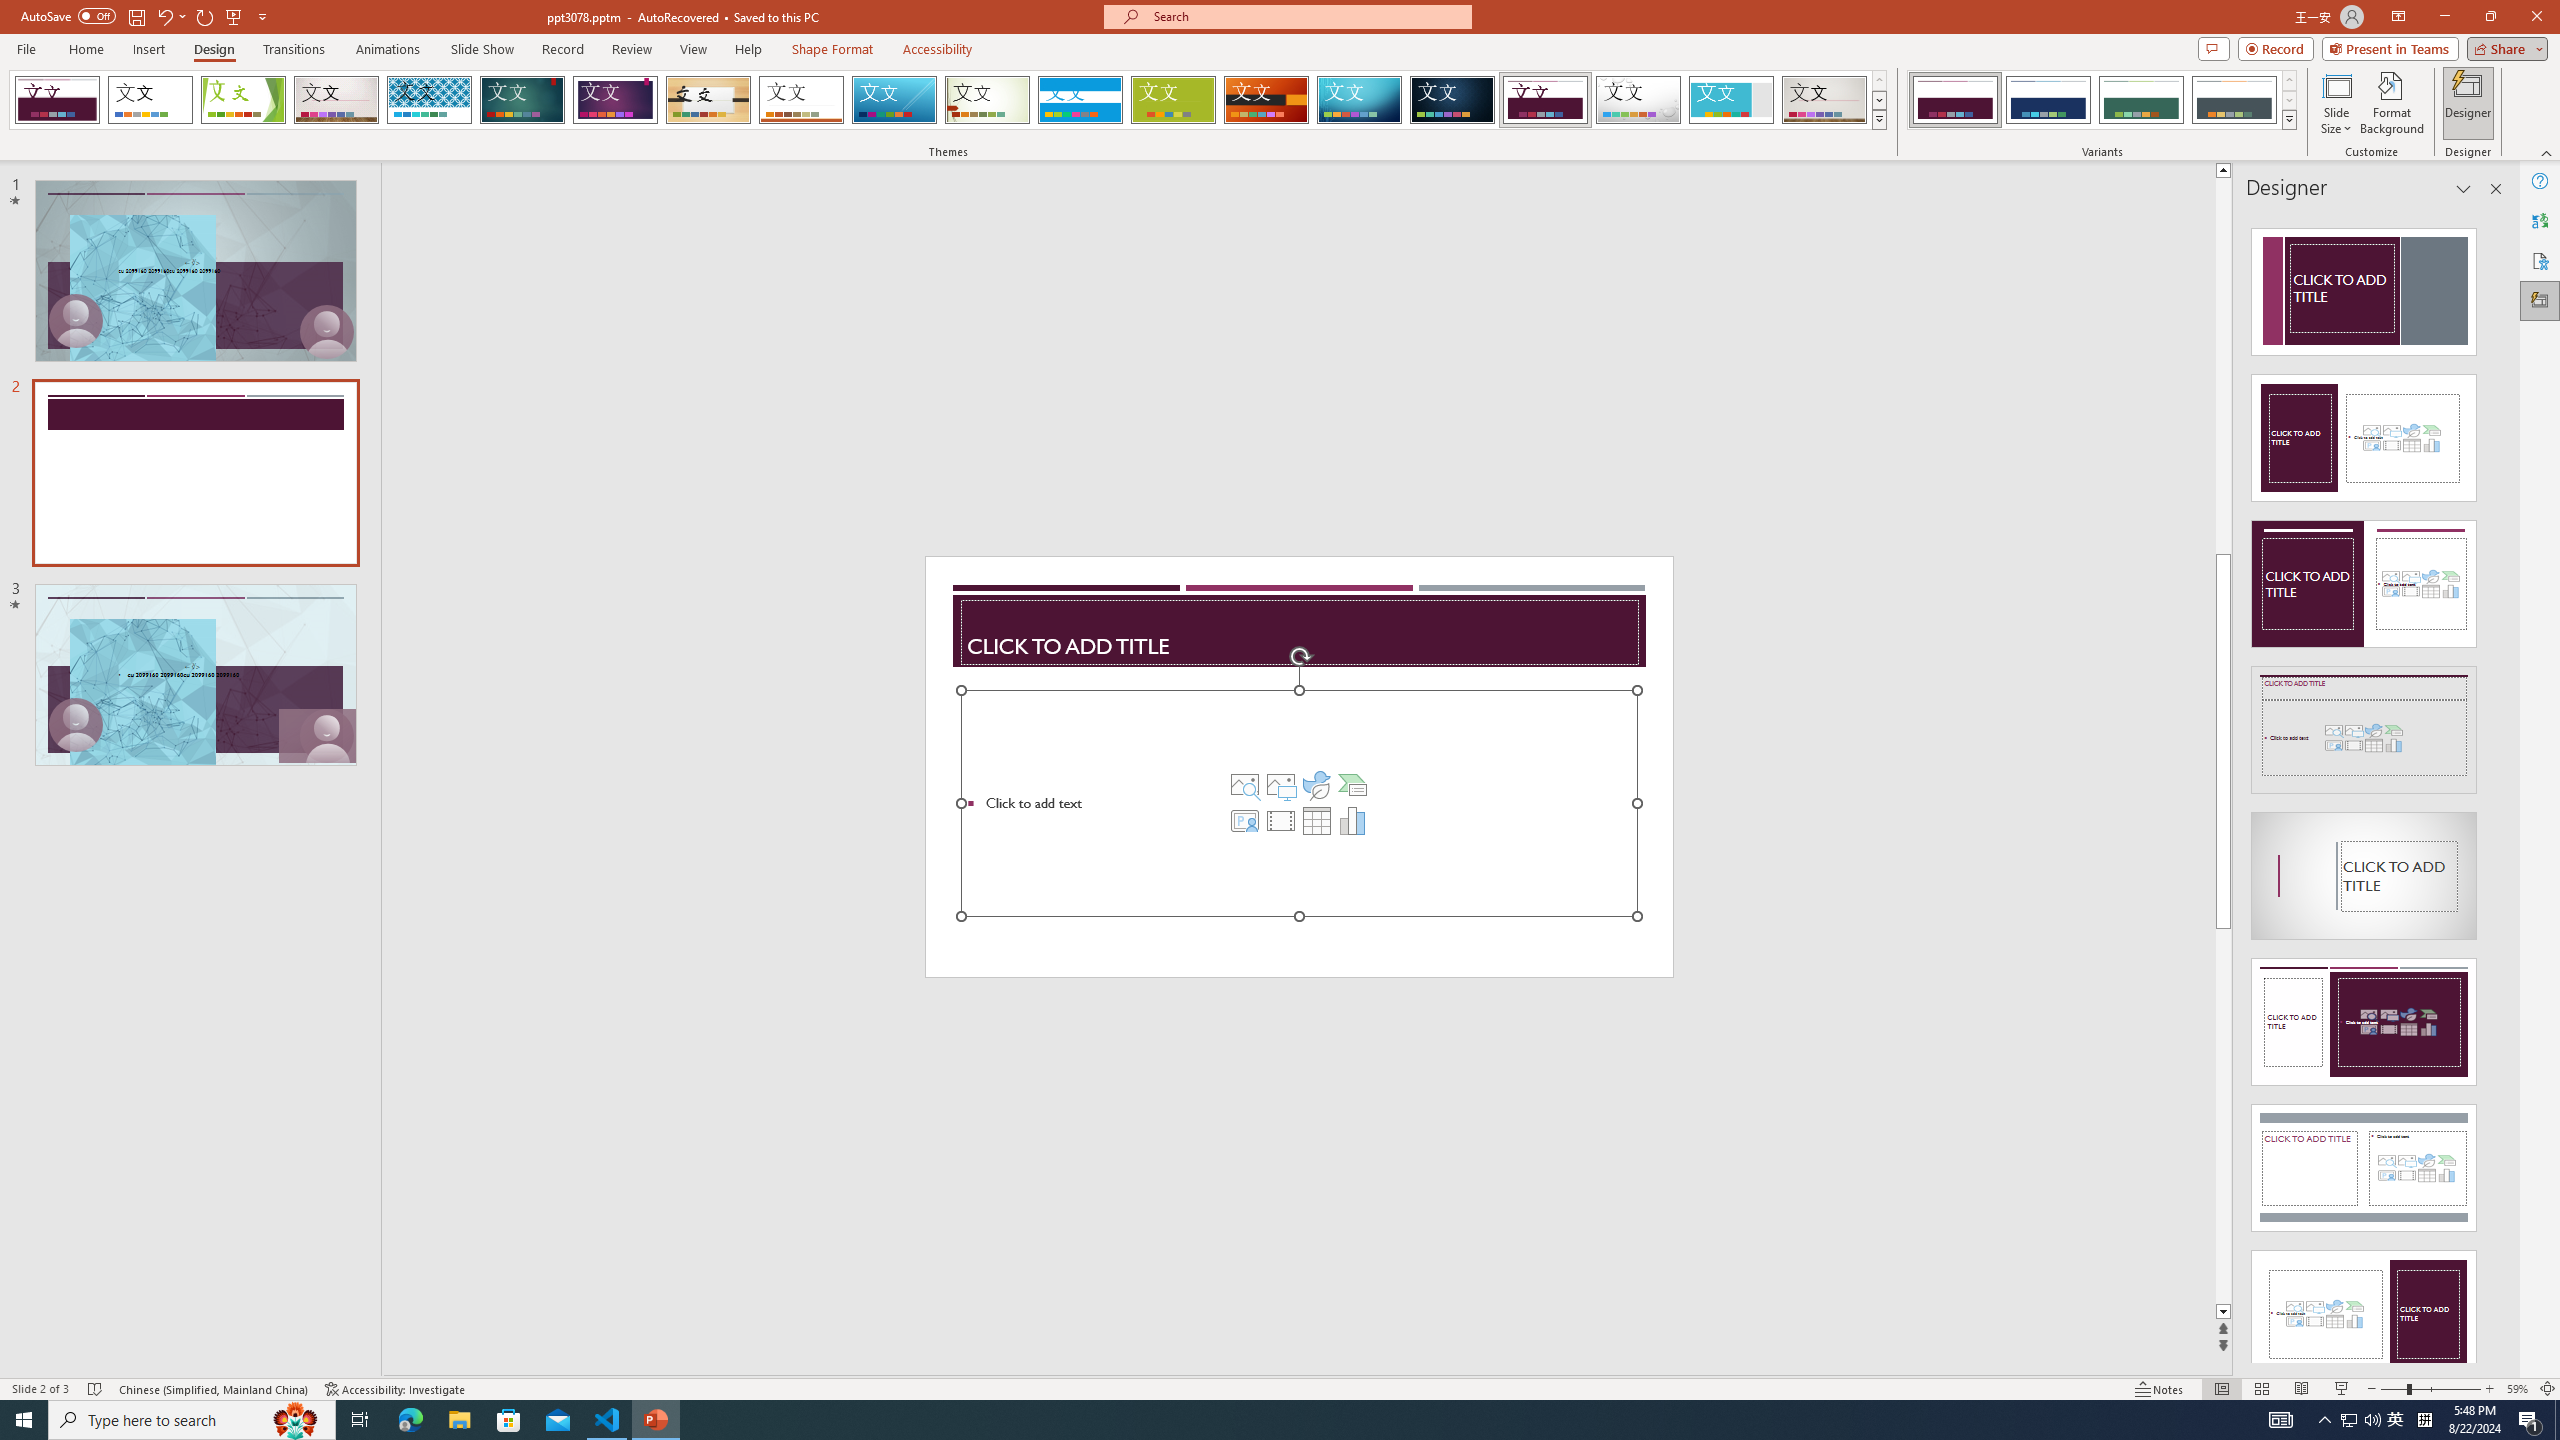 This screenshot has height=1440, width=2560. What do you see at coordinates (1244, 784) in the screenshot?
I see `'Stock Images'` at bounding box center [1244, 784].